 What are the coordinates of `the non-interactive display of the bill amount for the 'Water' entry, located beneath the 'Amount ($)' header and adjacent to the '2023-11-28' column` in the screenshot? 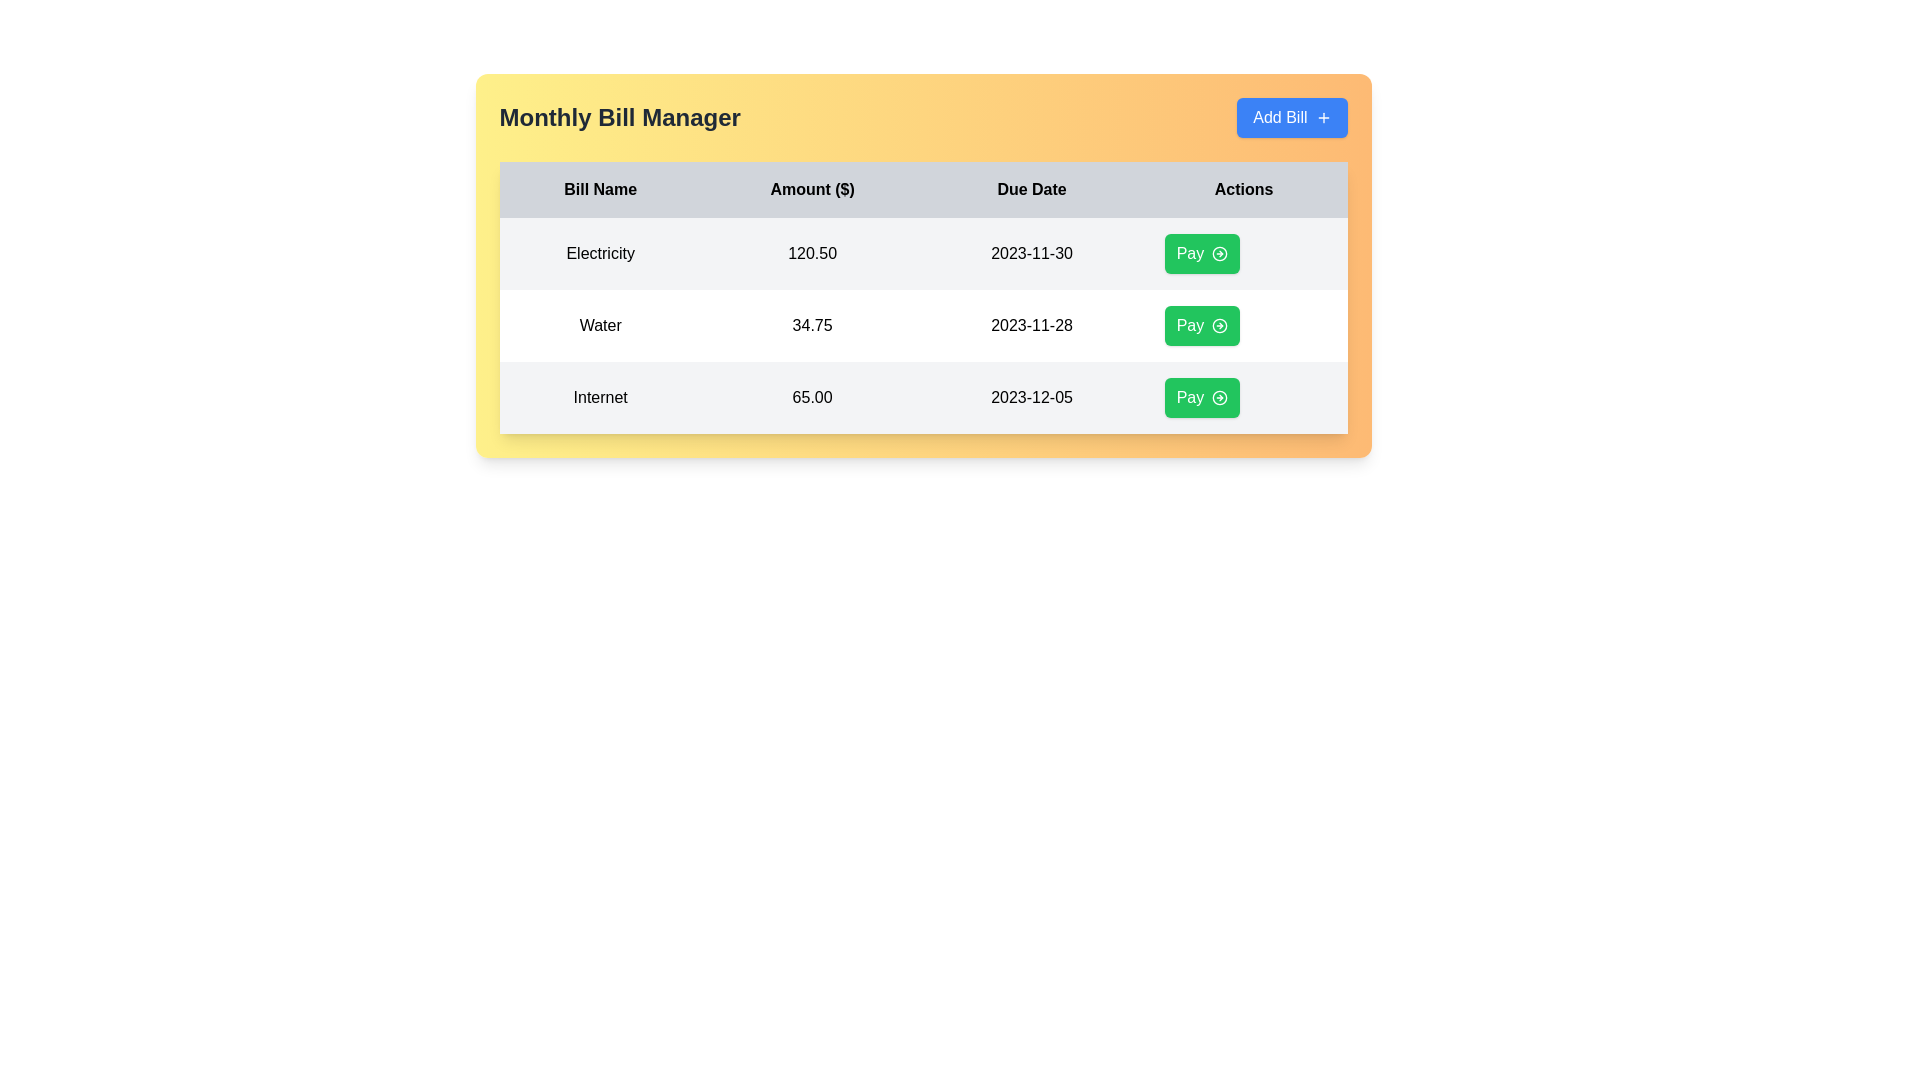 It's located at (812, 325).